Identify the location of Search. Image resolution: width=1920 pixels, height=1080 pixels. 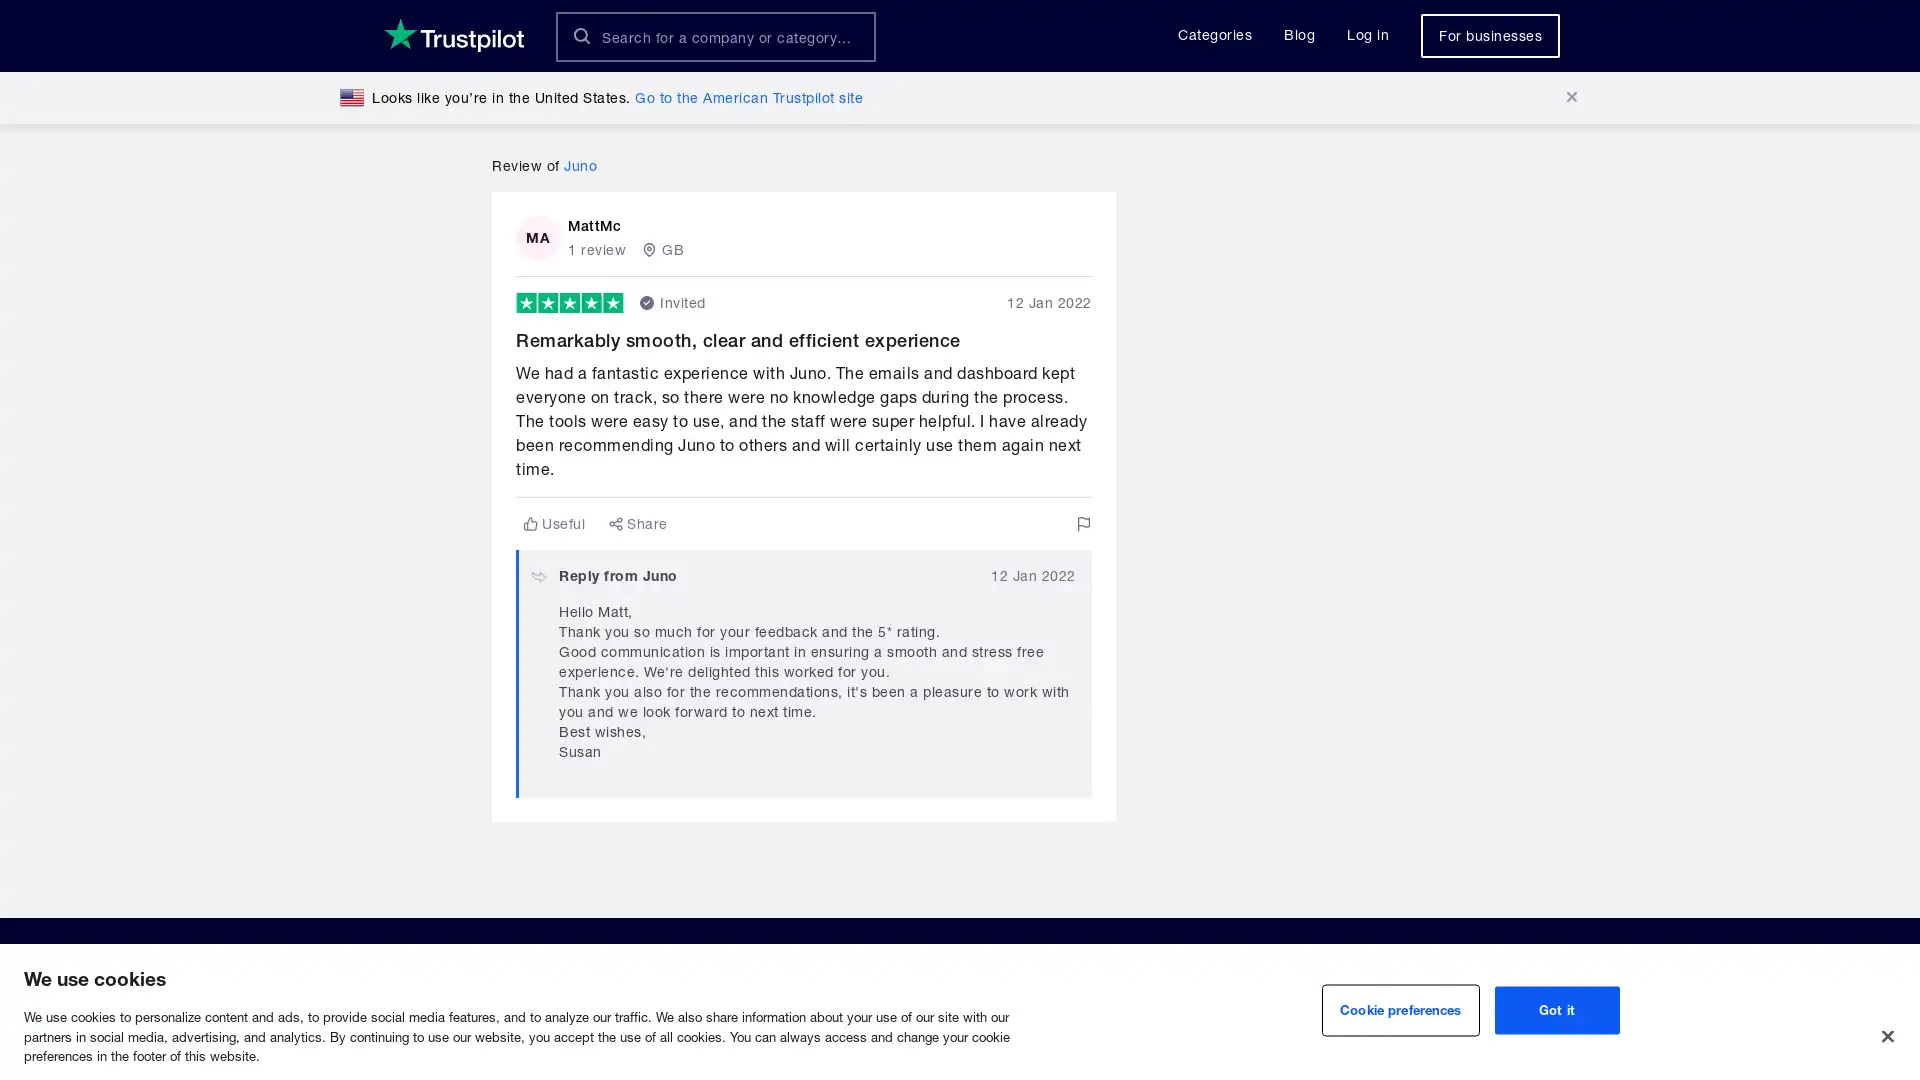
(580, 36).